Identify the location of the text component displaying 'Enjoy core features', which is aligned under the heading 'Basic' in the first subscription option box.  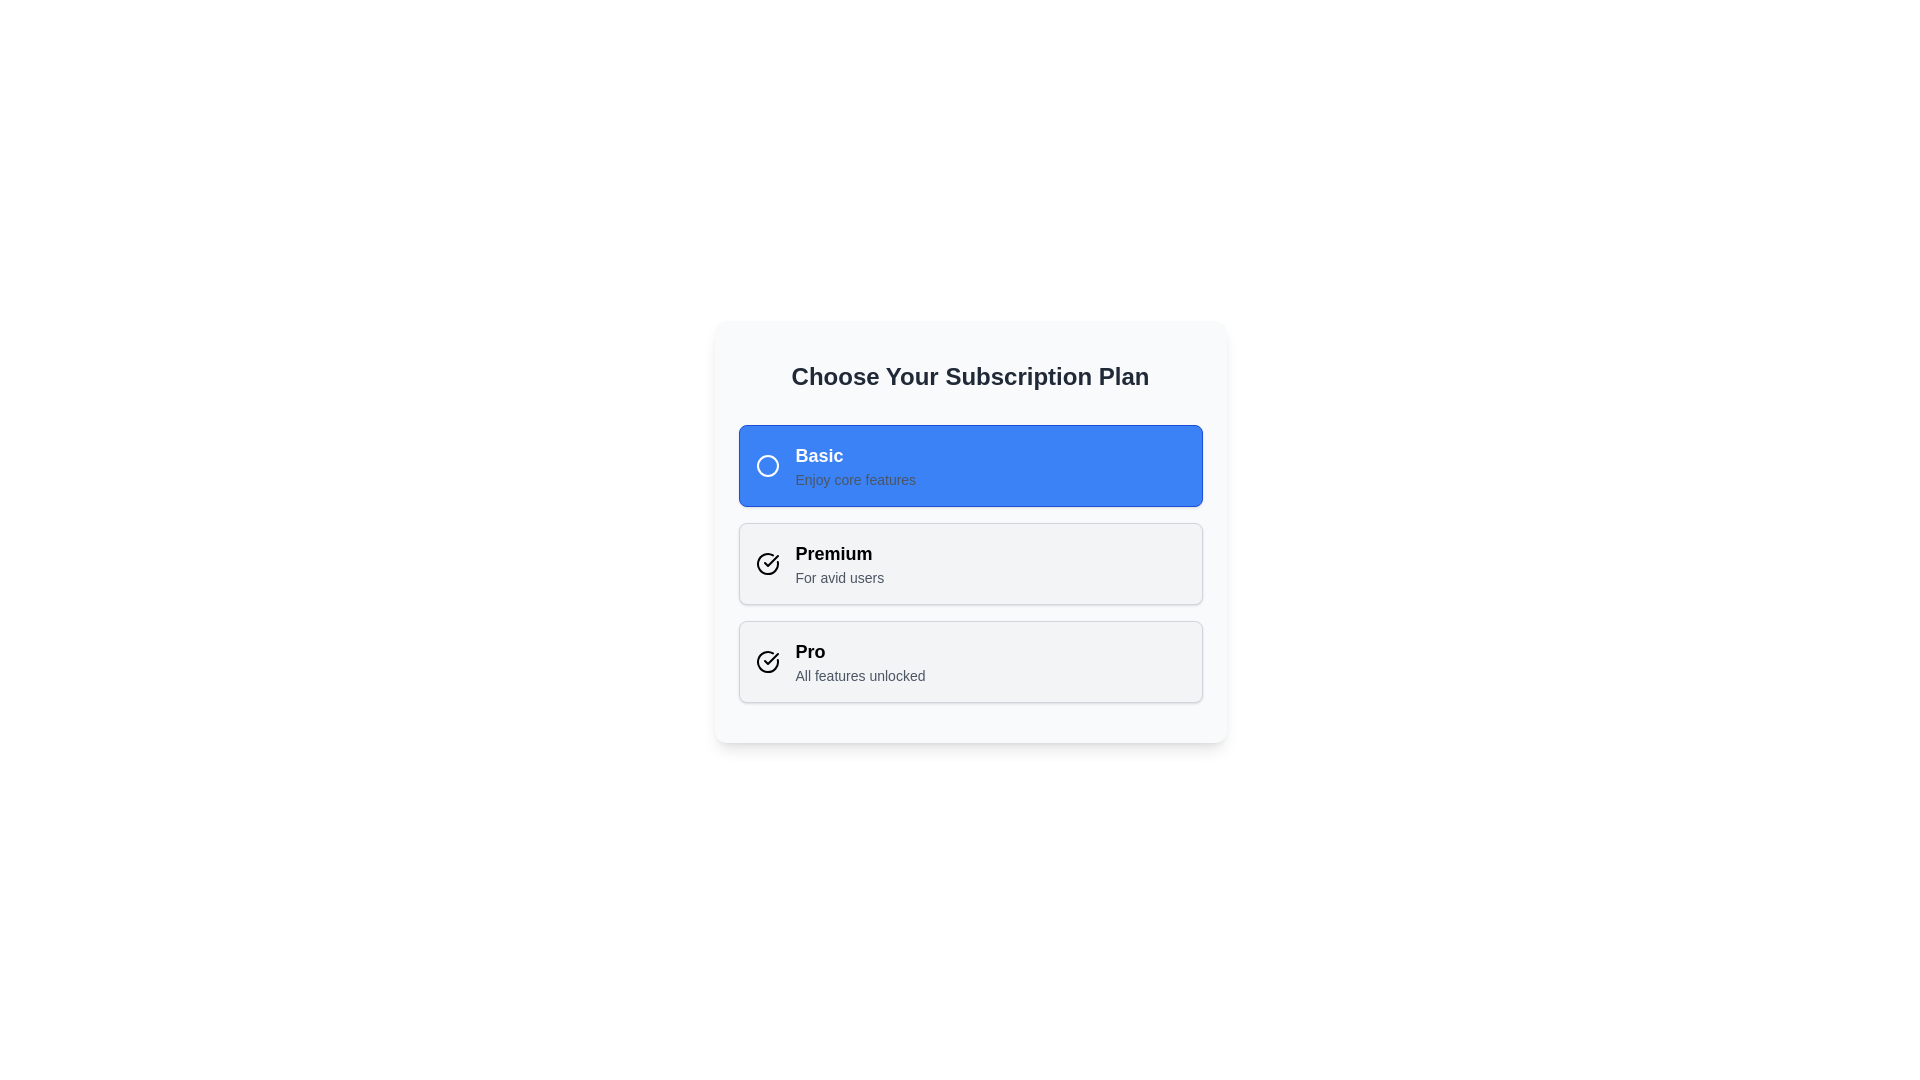
(855, 479).